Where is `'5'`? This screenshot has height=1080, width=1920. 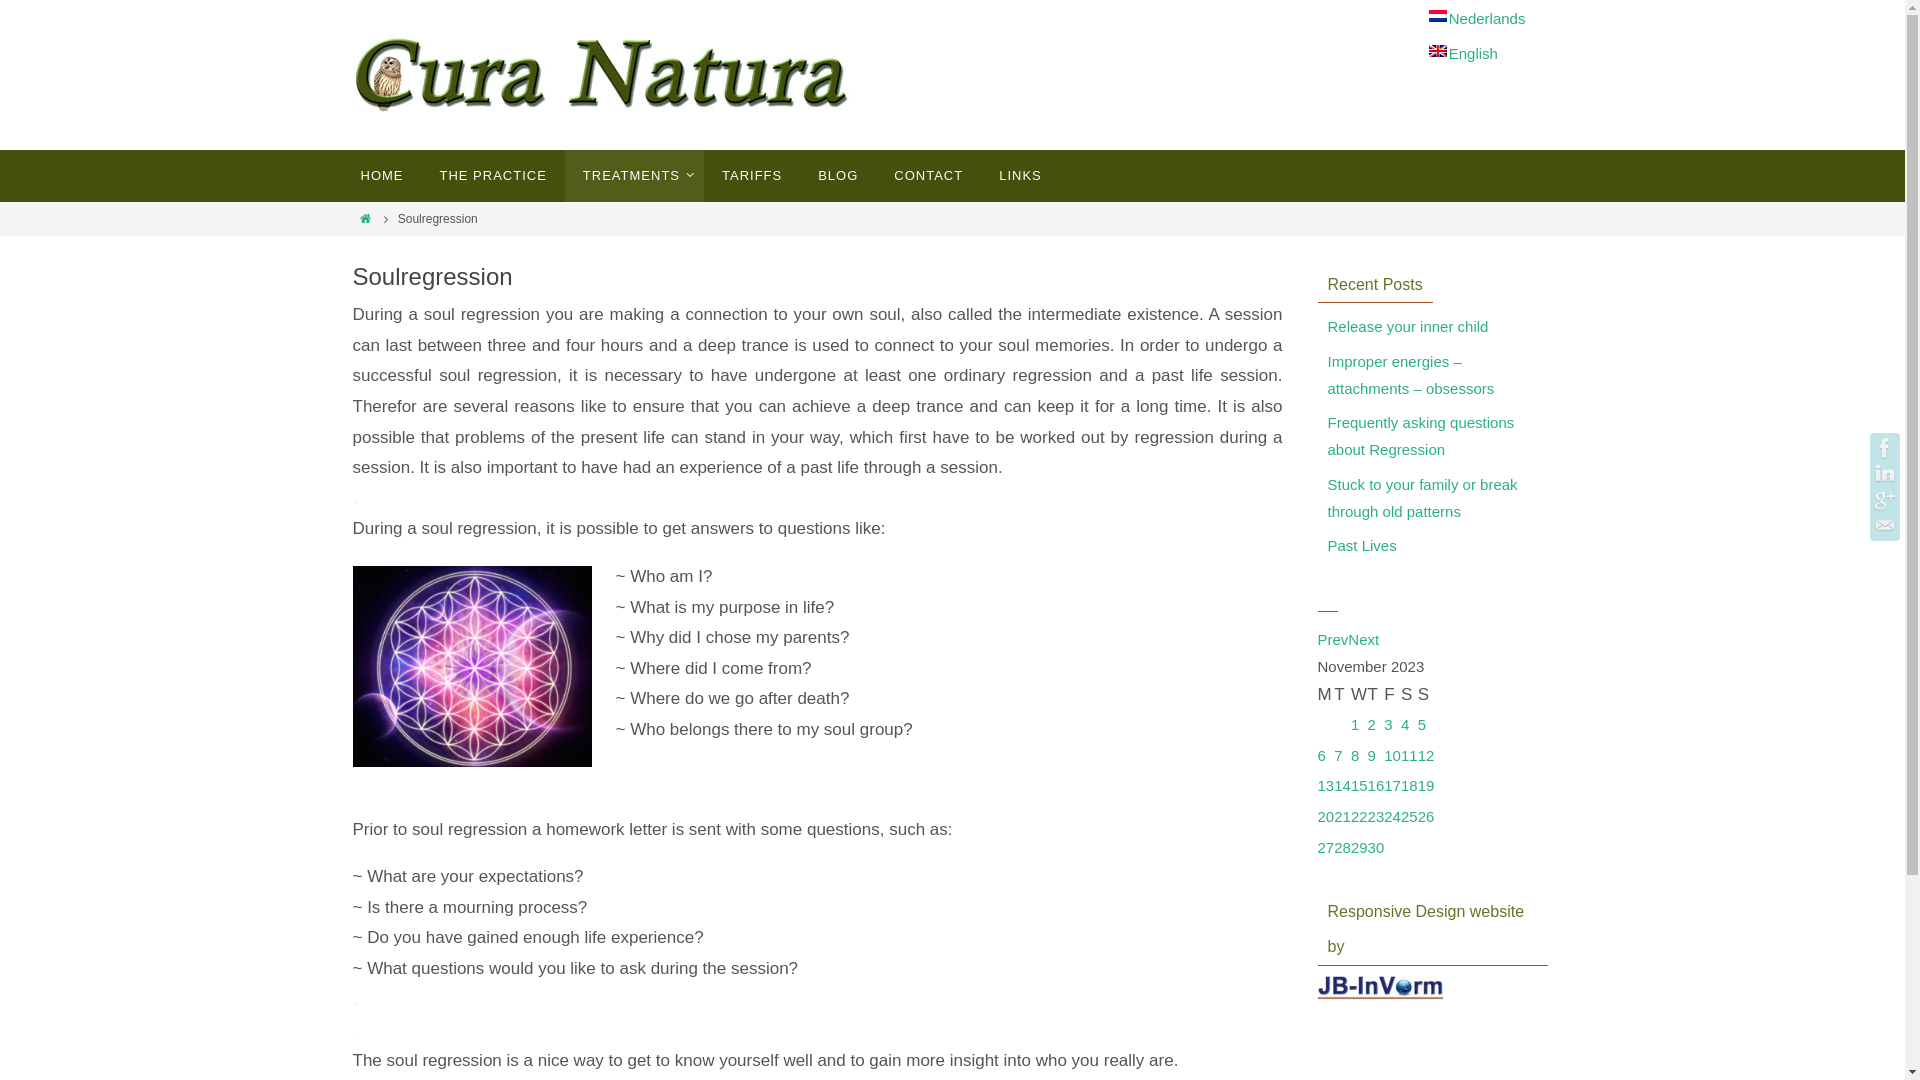 '5' is located at coordinates (1420, 725).